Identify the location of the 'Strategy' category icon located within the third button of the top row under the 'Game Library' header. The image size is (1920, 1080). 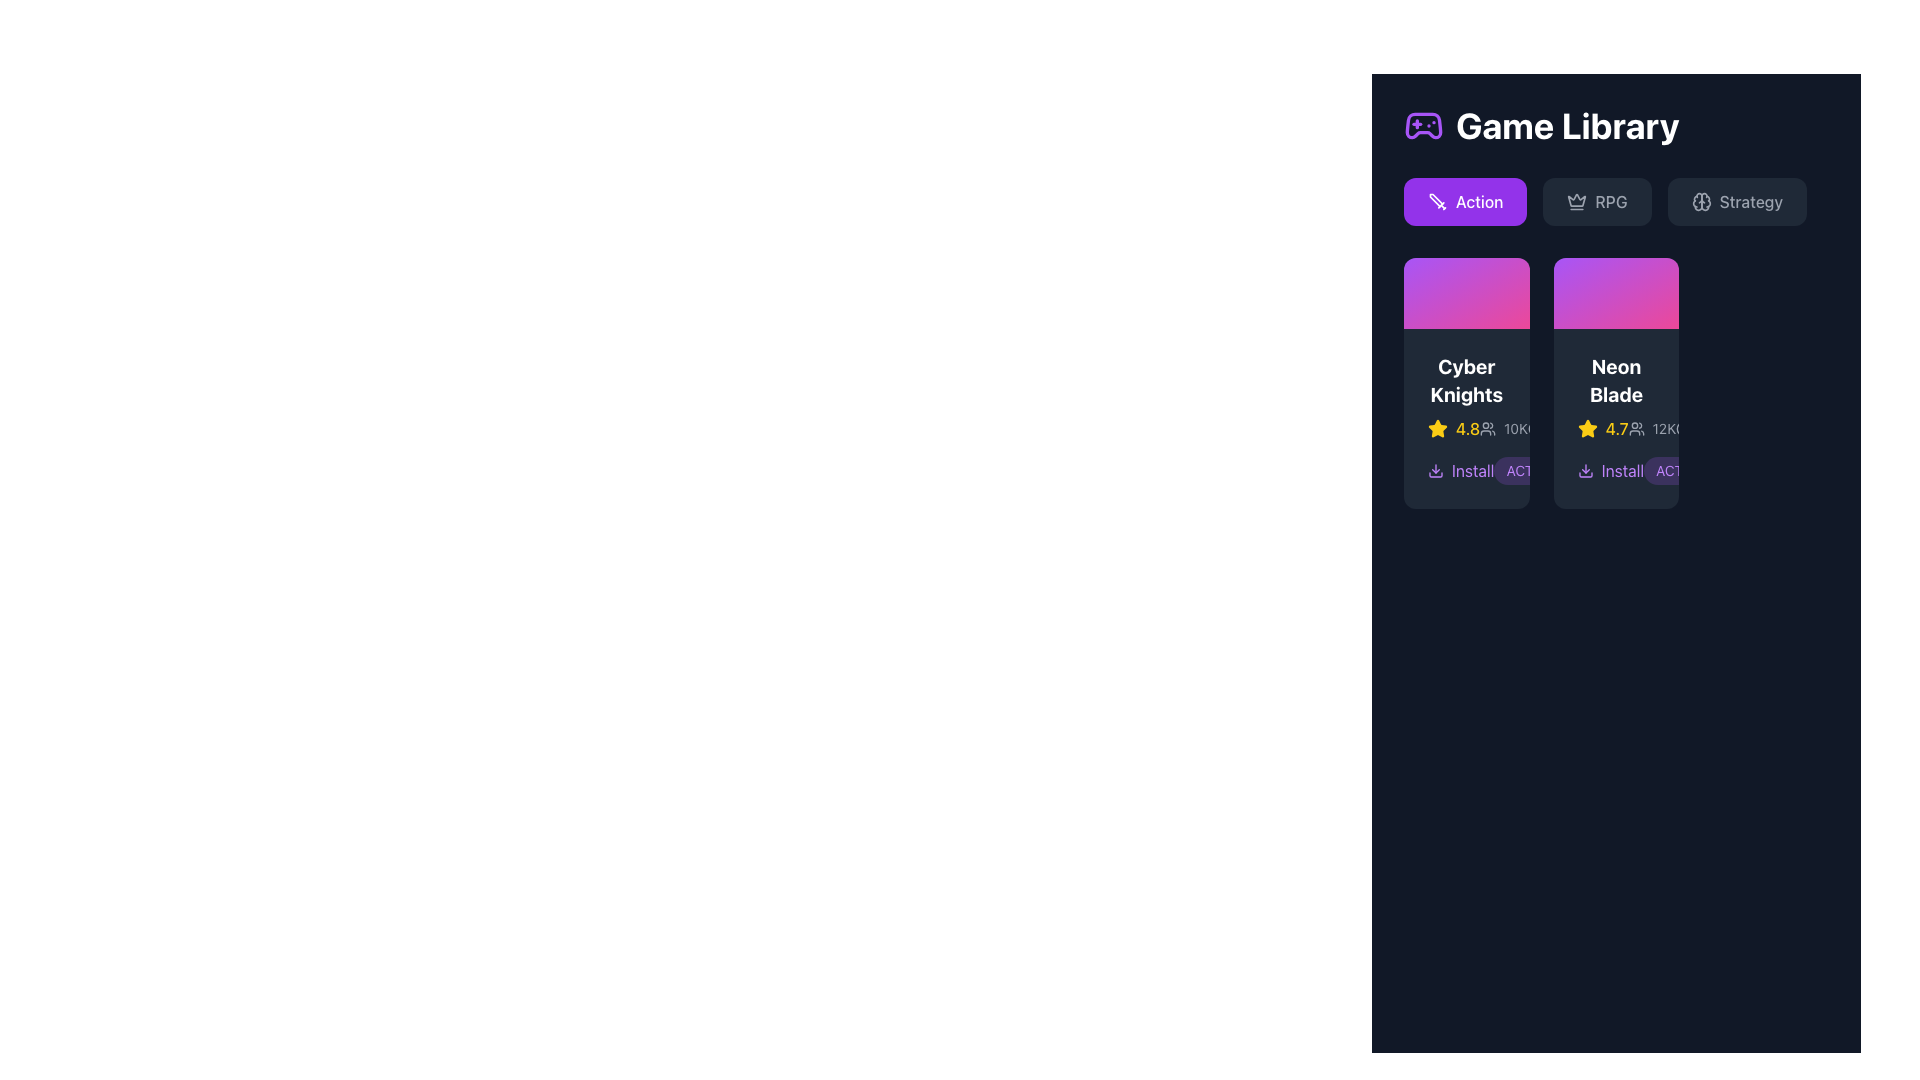
(1700, 201).